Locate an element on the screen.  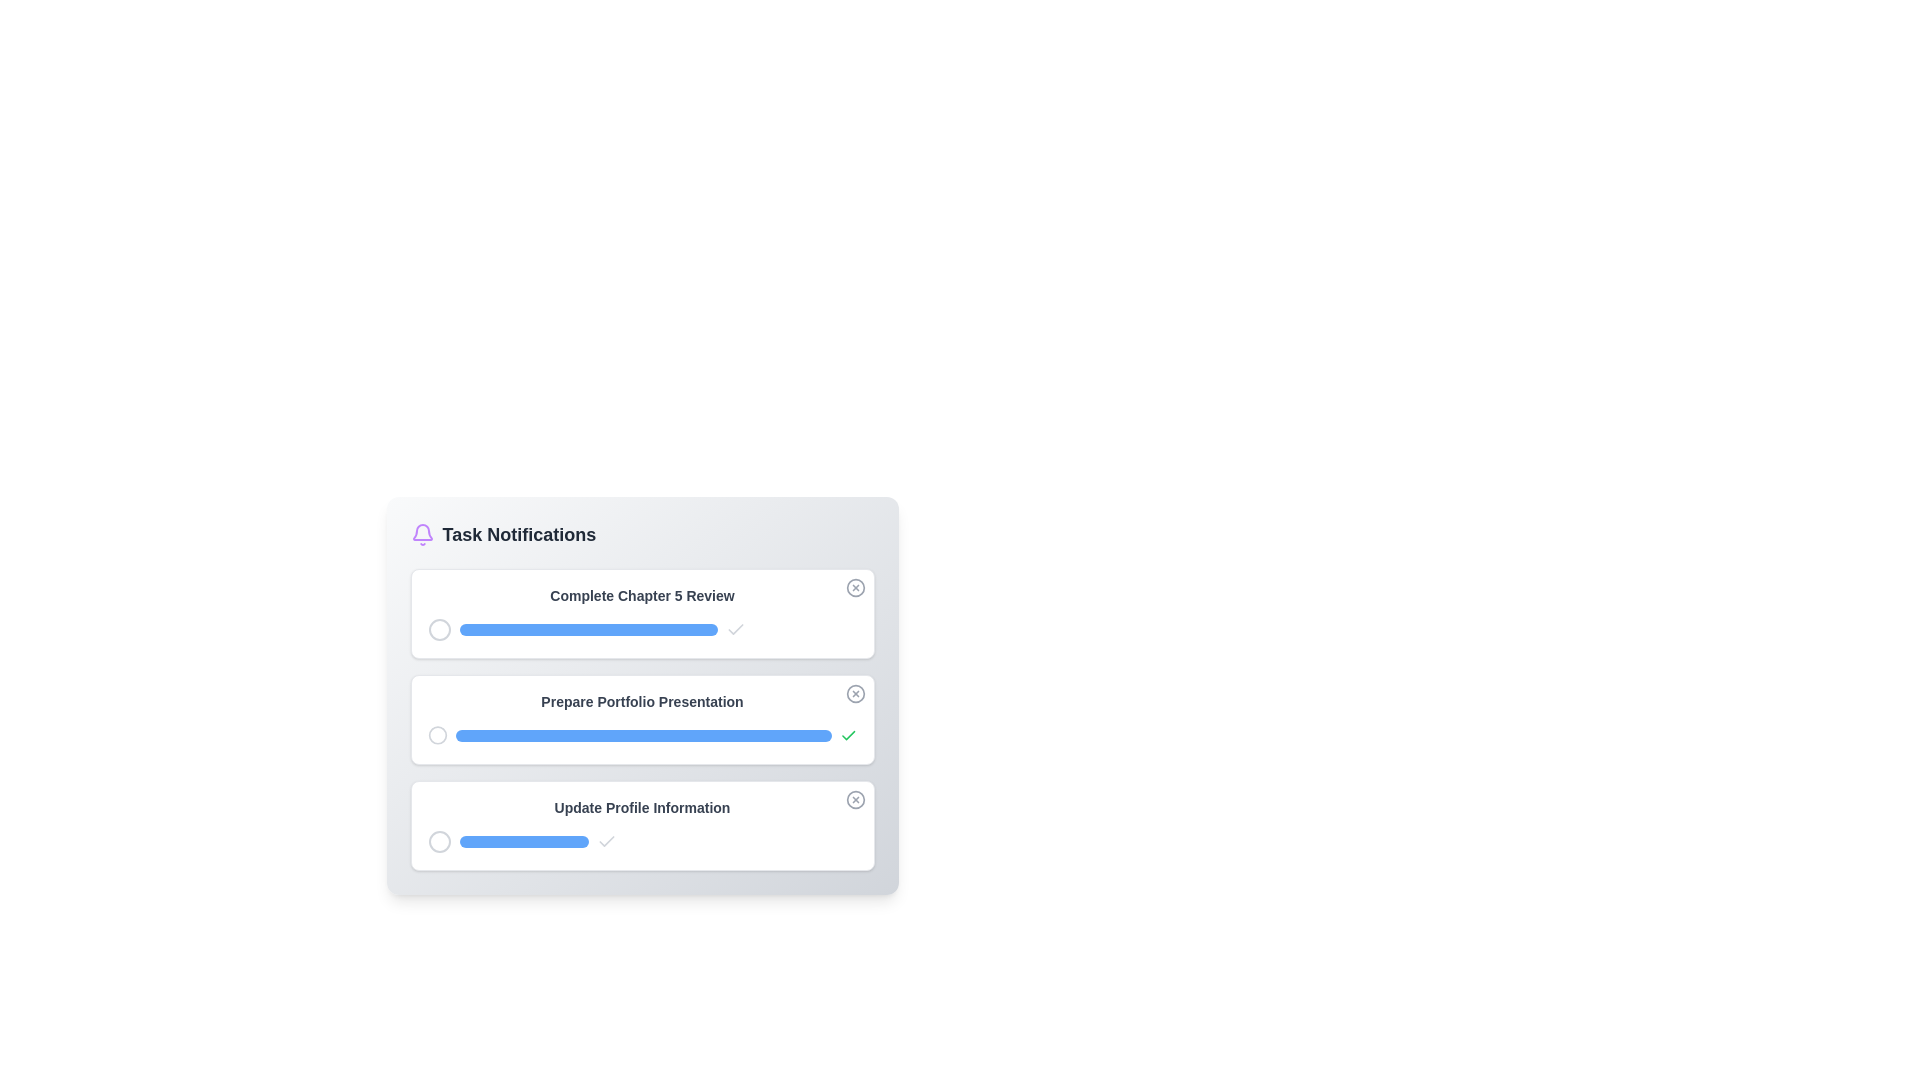
close button for the notification titled 'Update Profile Information' is located at coordinates (855, 798).